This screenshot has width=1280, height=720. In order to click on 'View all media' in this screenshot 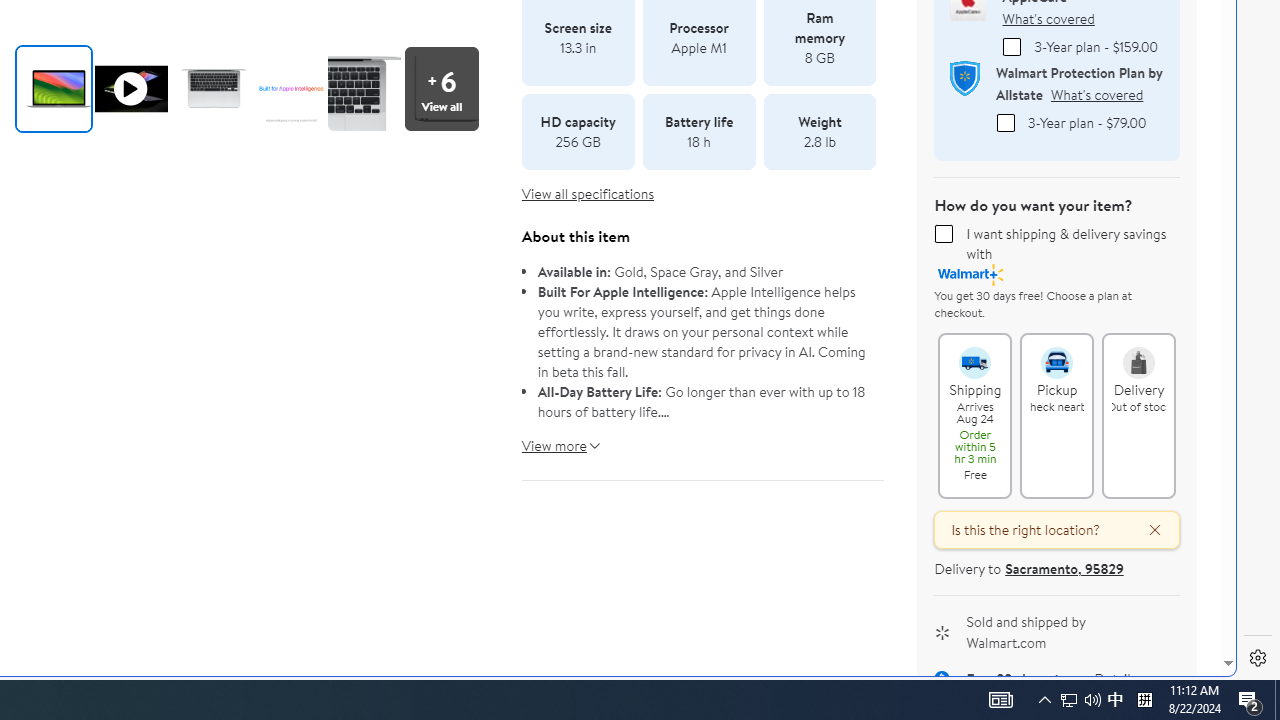, I will do `click(446, 87)`.